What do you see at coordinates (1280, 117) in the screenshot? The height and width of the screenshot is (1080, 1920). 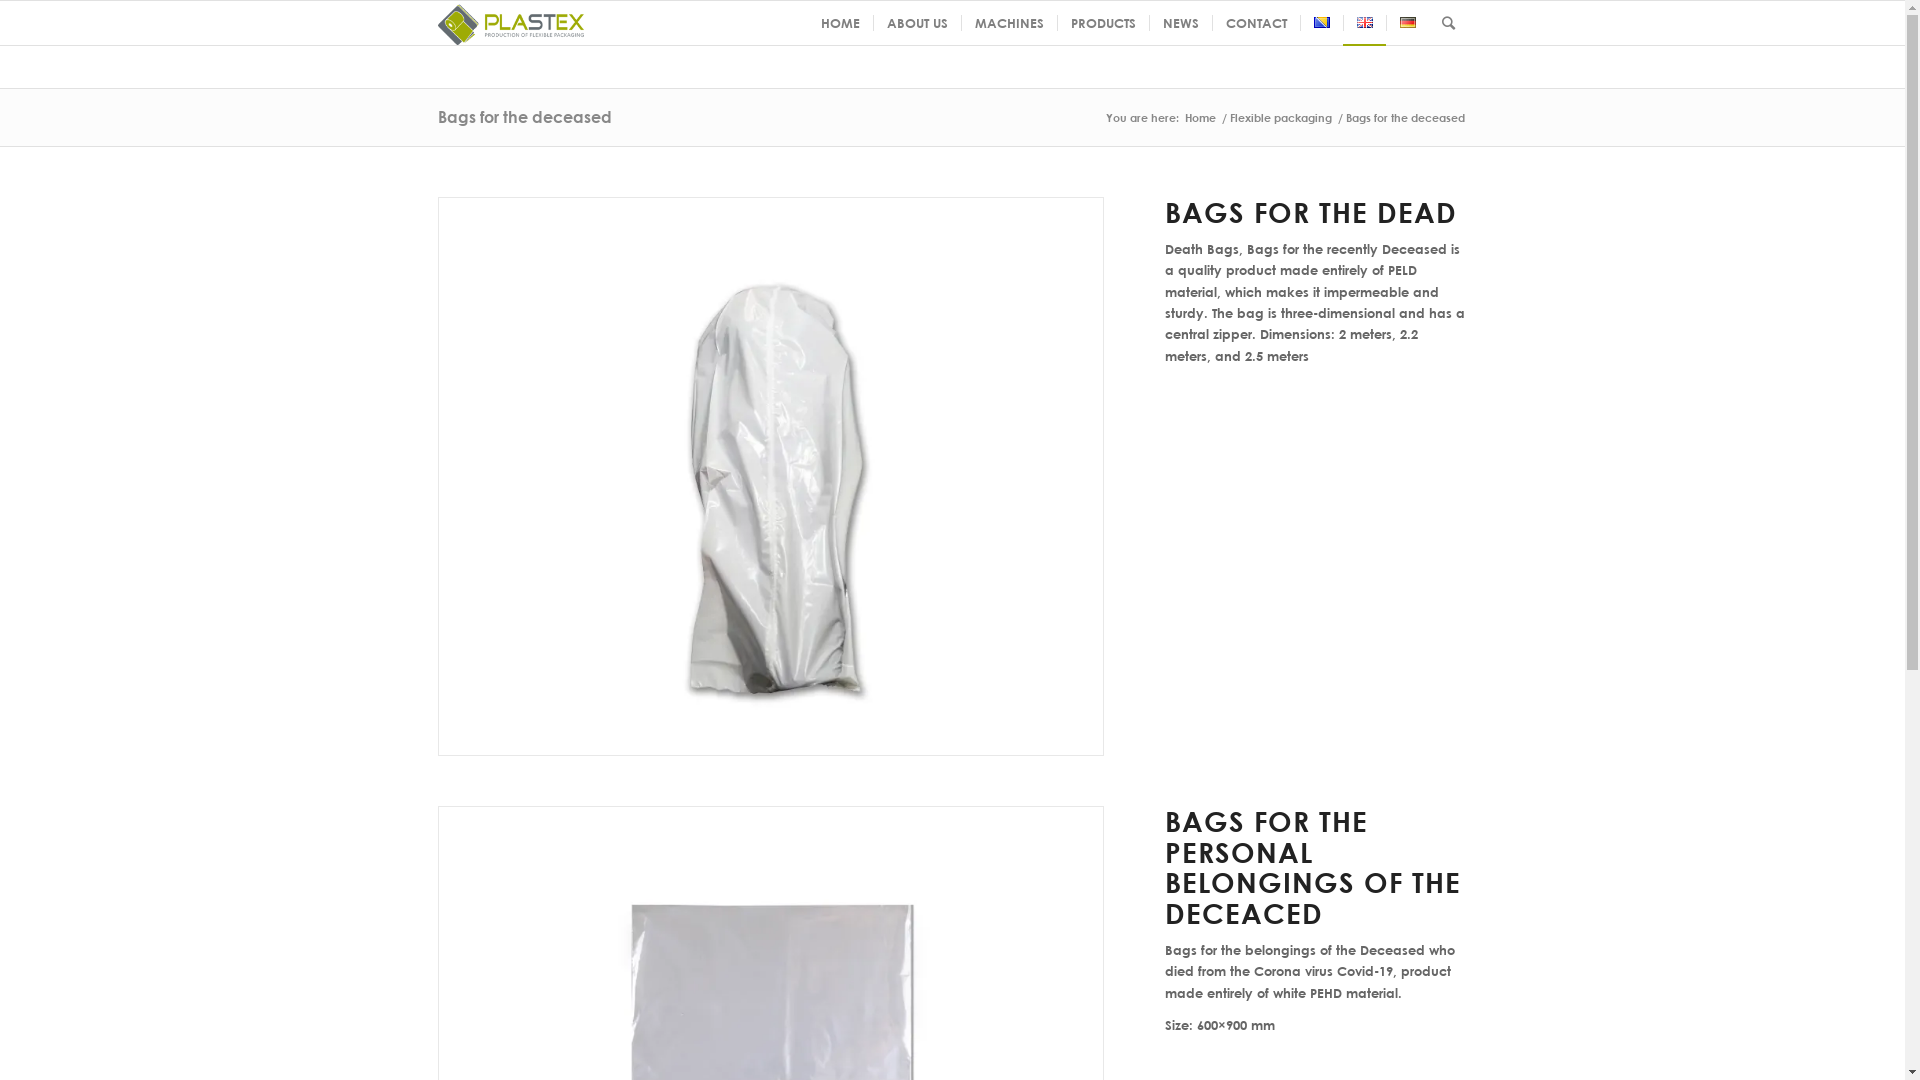 I see `'Flexible packaging'` at bounding box center [1280, 117].